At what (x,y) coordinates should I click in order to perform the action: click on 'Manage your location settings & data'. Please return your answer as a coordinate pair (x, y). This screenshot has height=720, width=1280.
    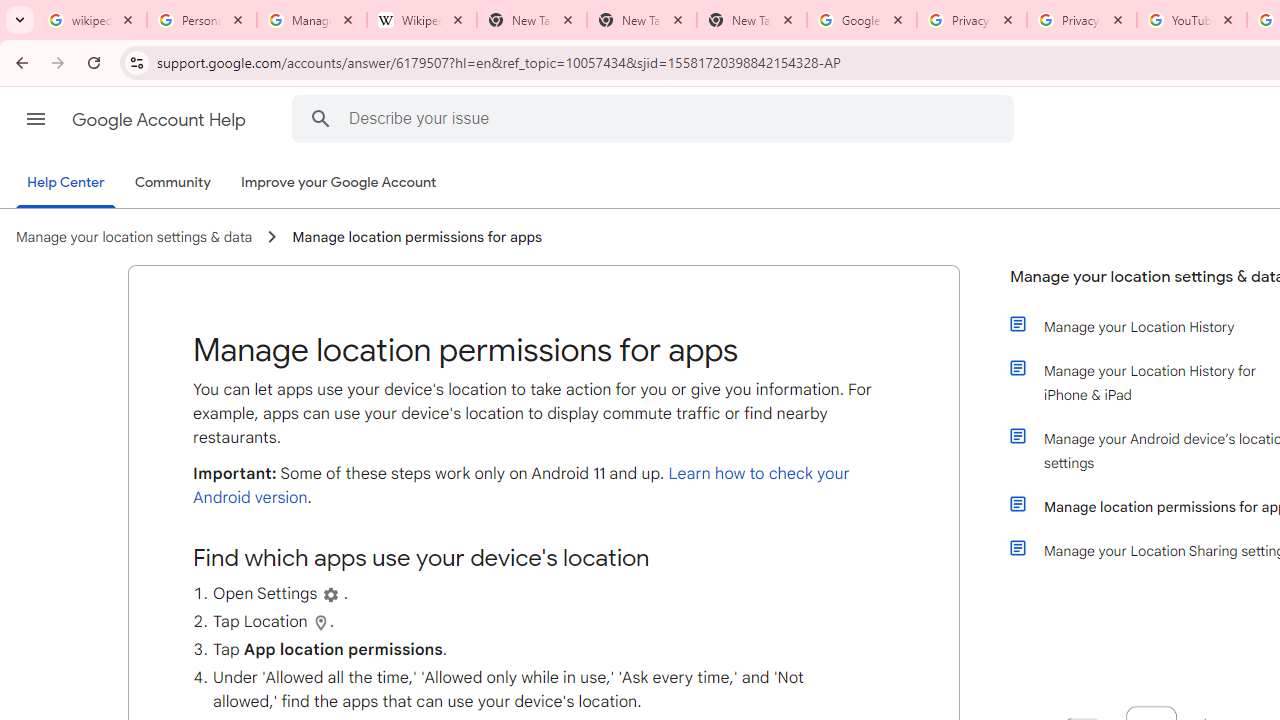
    Looking at the image, I should click on (133, 236).